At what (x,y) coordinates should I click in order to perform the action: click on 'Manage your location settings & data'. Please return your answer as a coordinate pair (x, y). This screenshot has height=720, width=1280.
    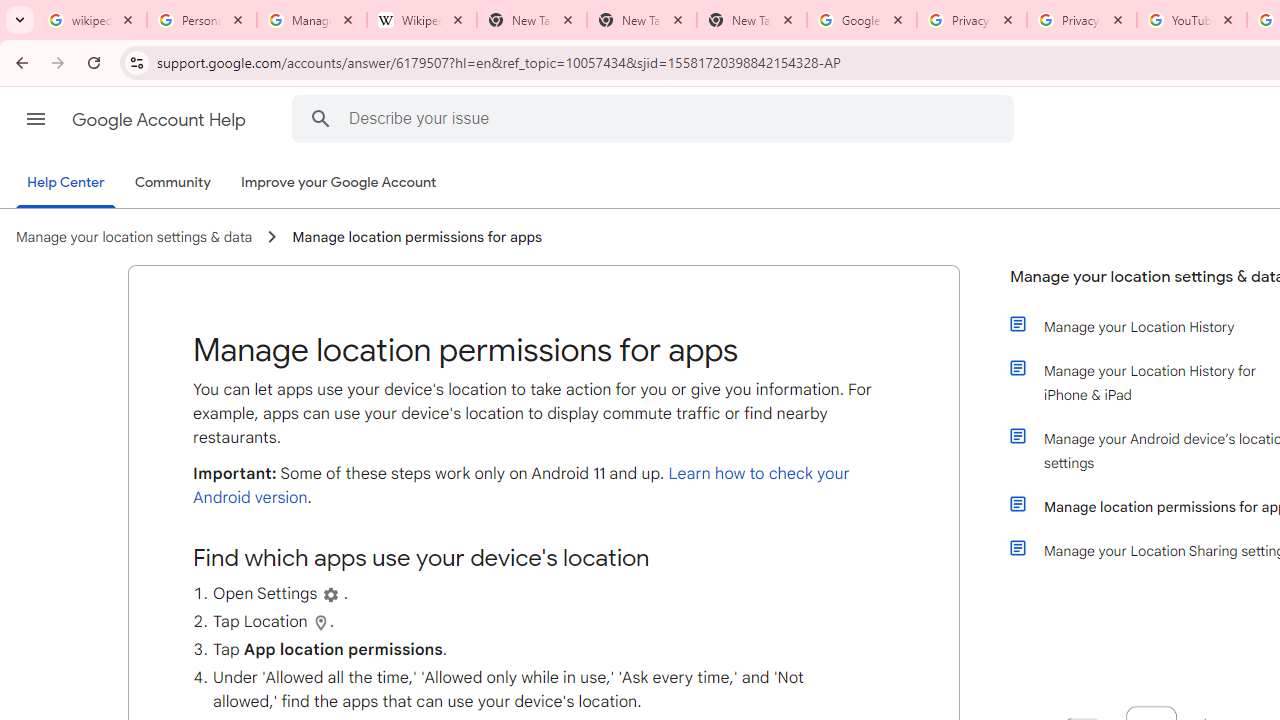
    Looking at the image, I should click on (133, 236).